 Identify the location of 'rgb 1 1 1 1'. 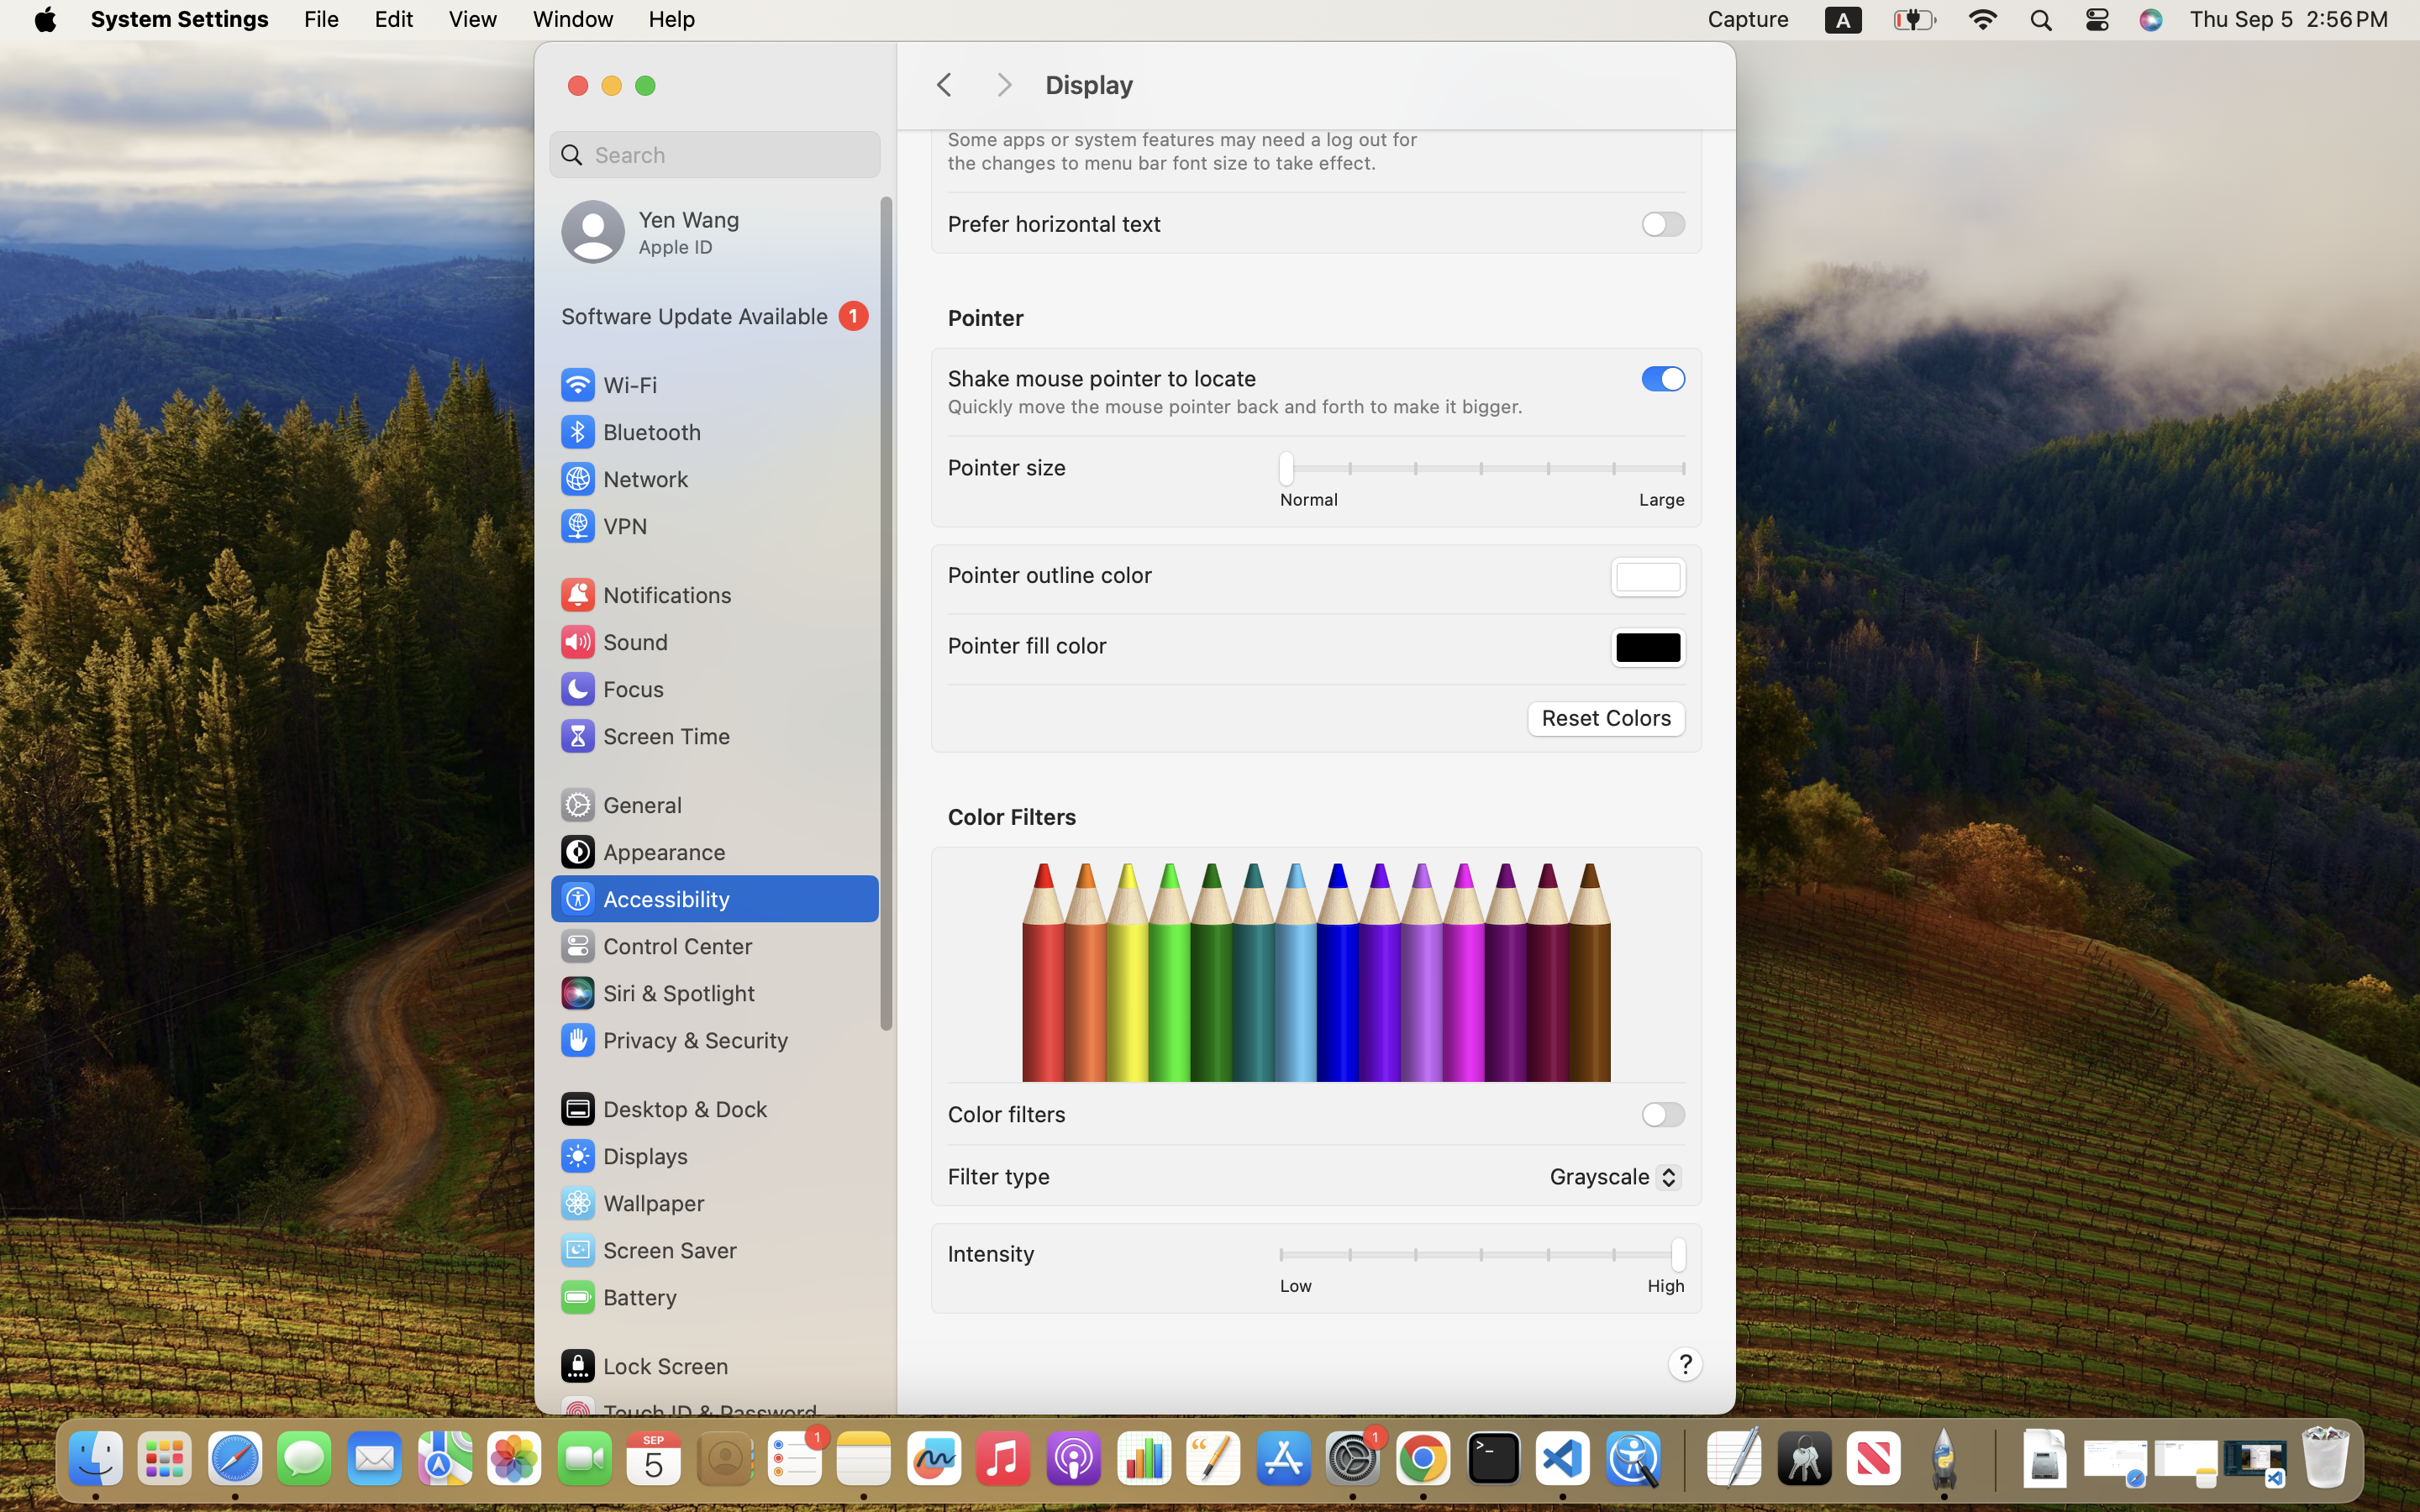
(1648, 577).